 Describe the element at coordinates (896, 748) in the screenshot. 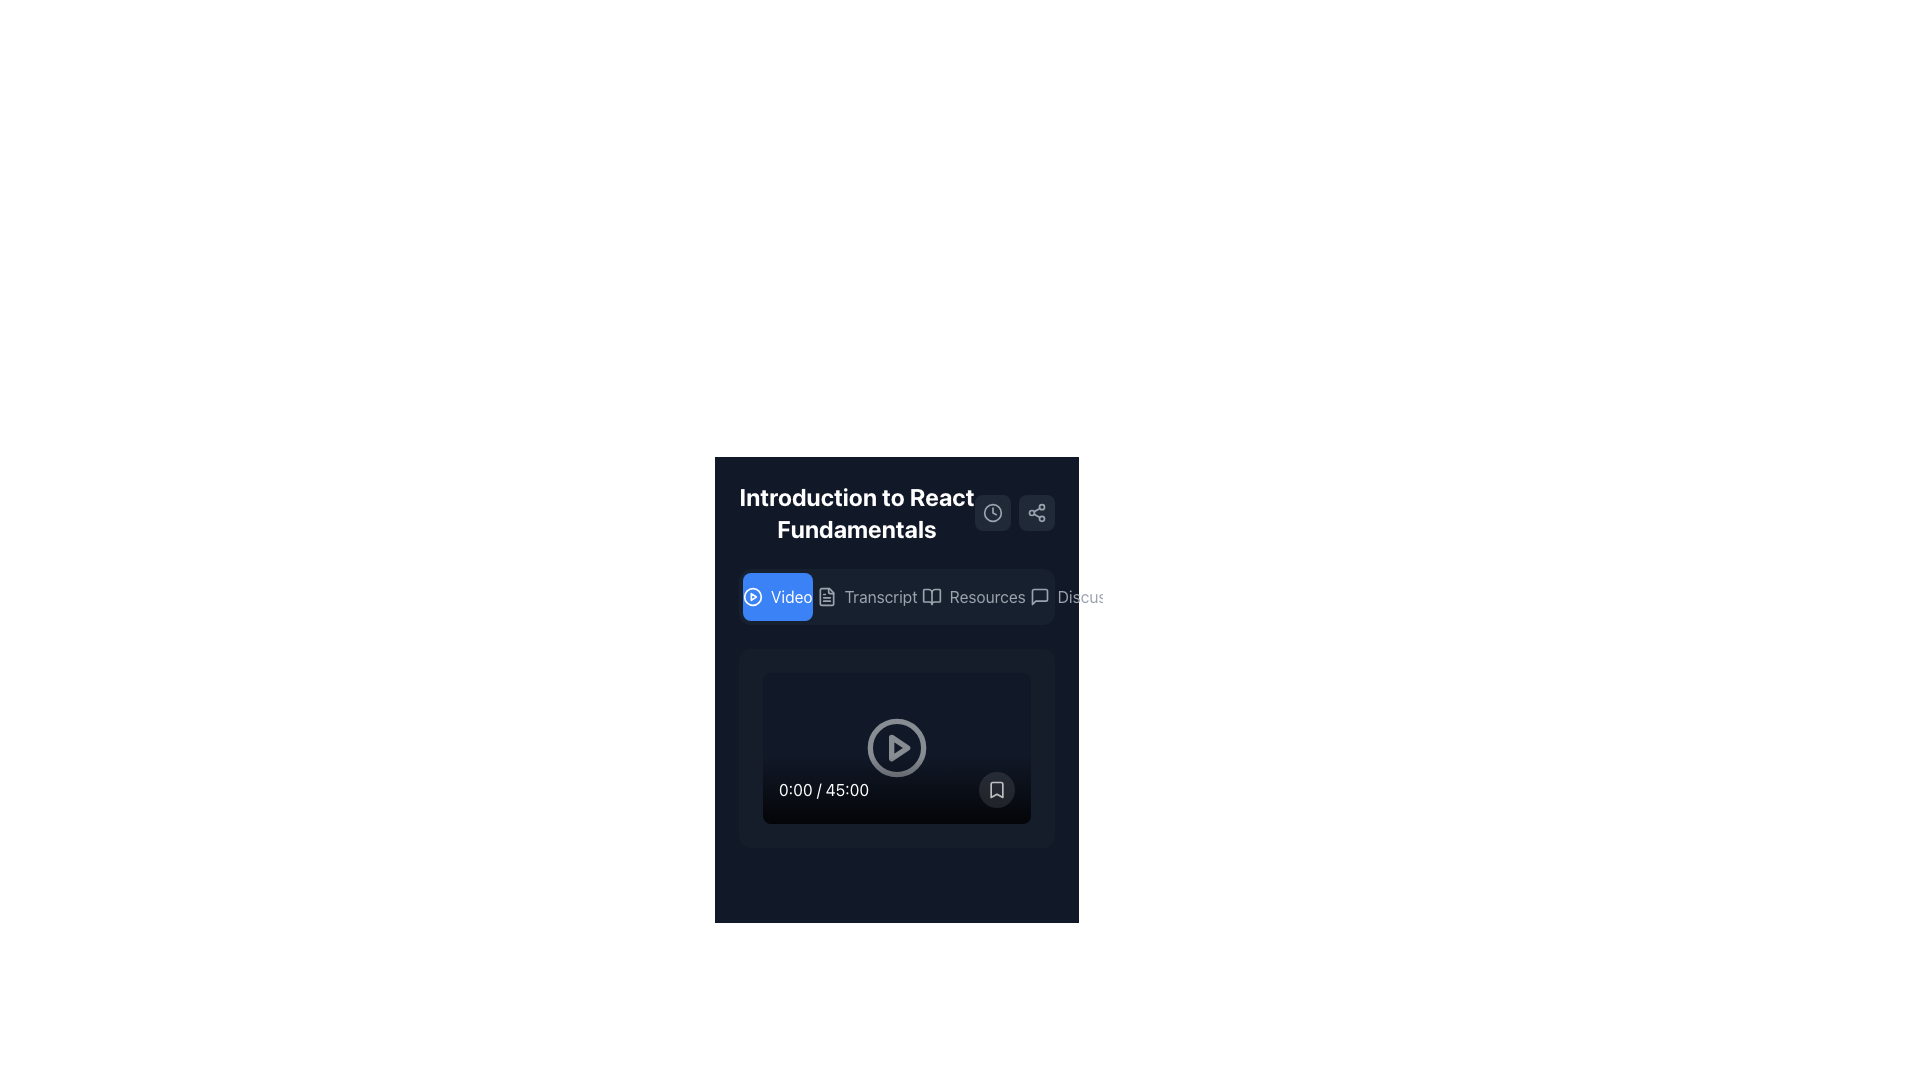

I see `the play button located at the center of the video player interface to trigger hover effects` at that location.